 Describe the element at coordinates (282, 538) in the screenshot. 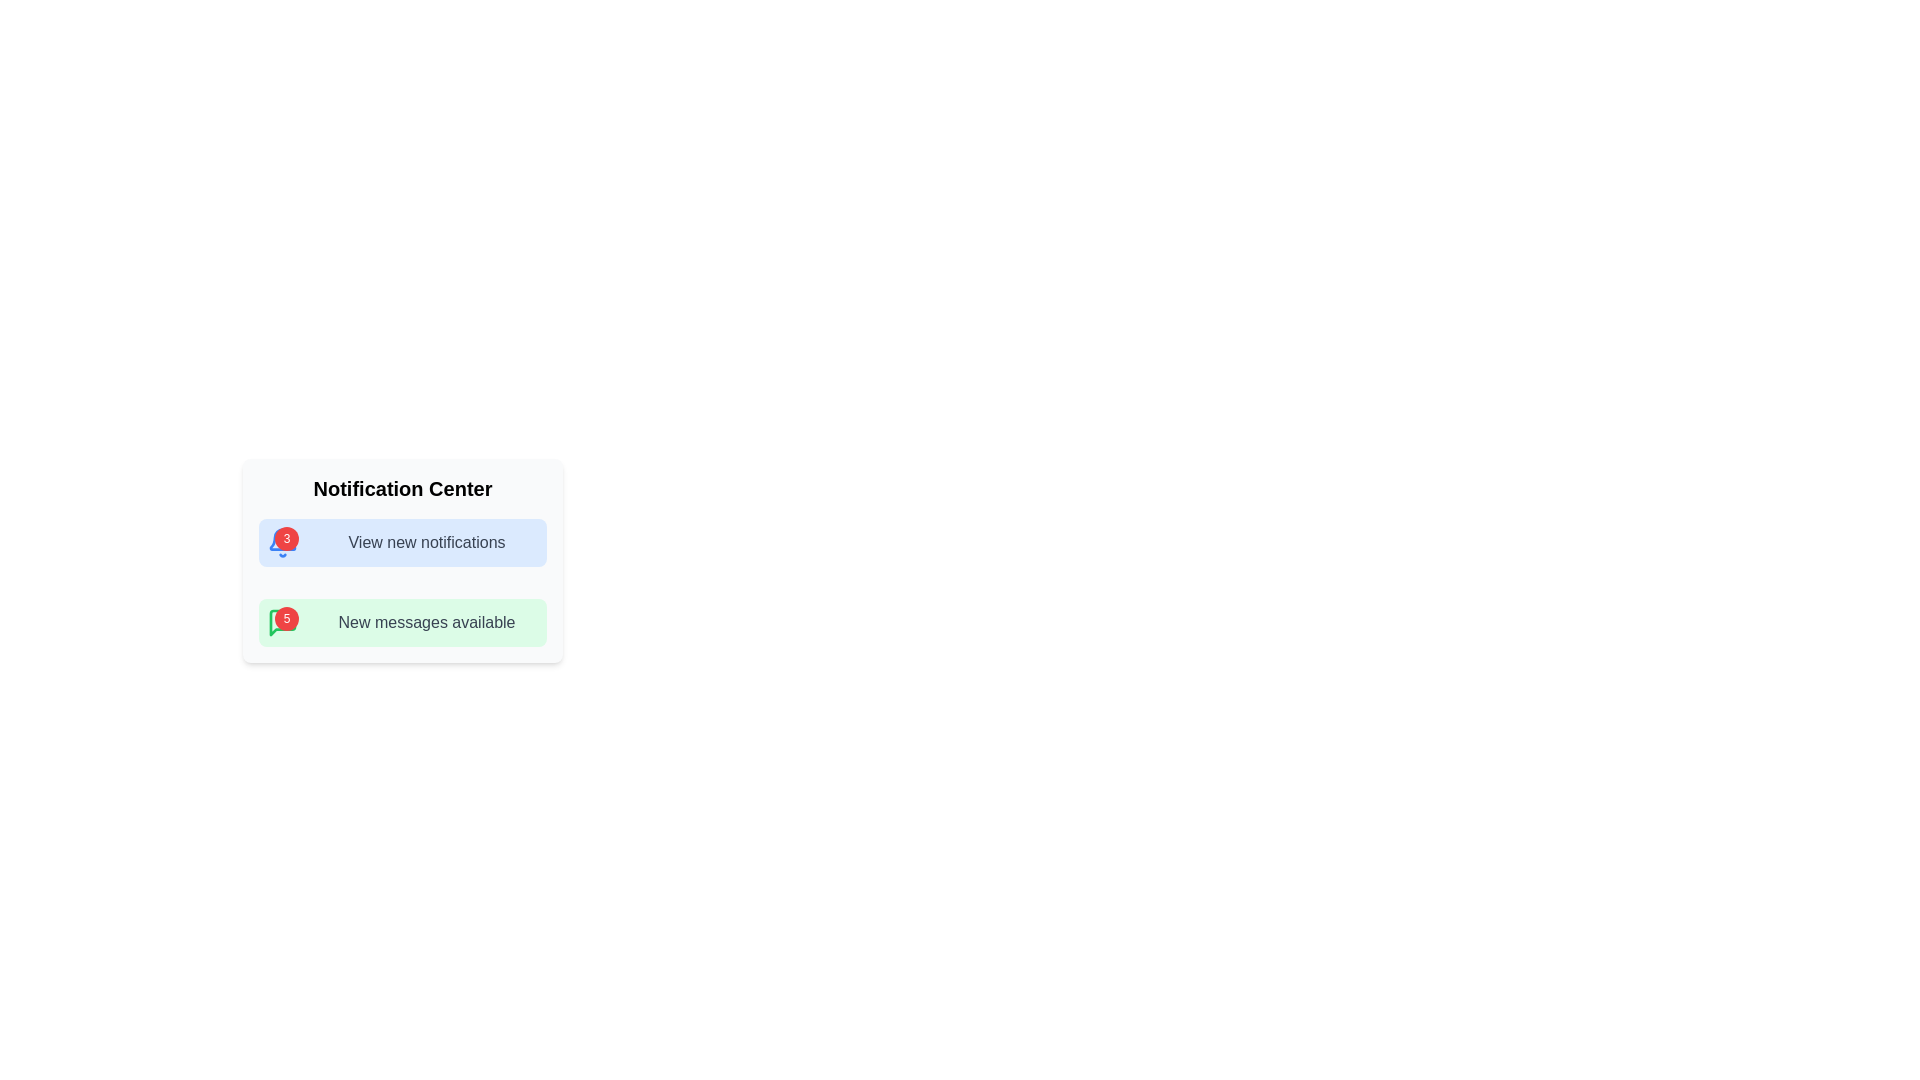

I see `the bell-shaped notification icon located above the 'View new notifications' text` at that location.